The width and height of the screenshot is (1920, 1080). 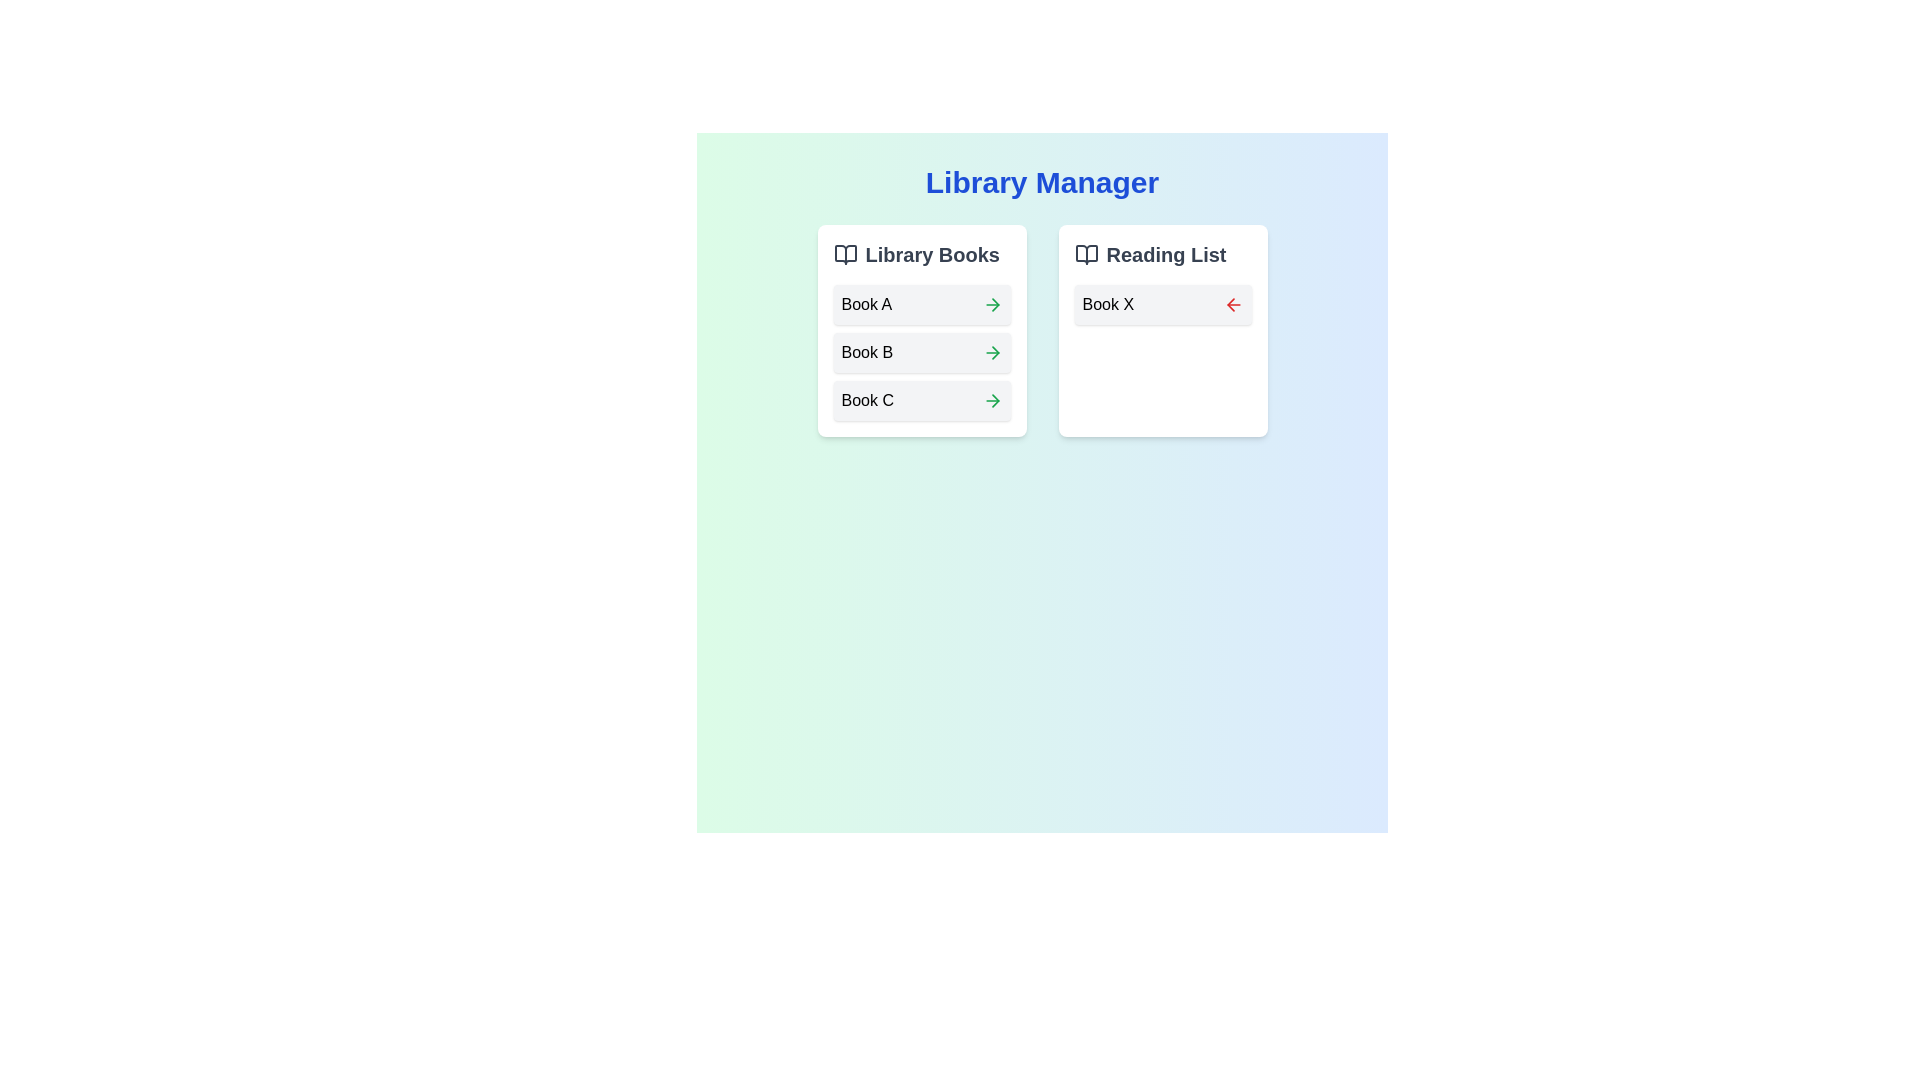 What do you see at coordinates (1085, 253) in the screenshot?
I see `the Decorative Icon resembling an open book, located to the left of the 'Reading List' text` at bounding box center [1085, 253].